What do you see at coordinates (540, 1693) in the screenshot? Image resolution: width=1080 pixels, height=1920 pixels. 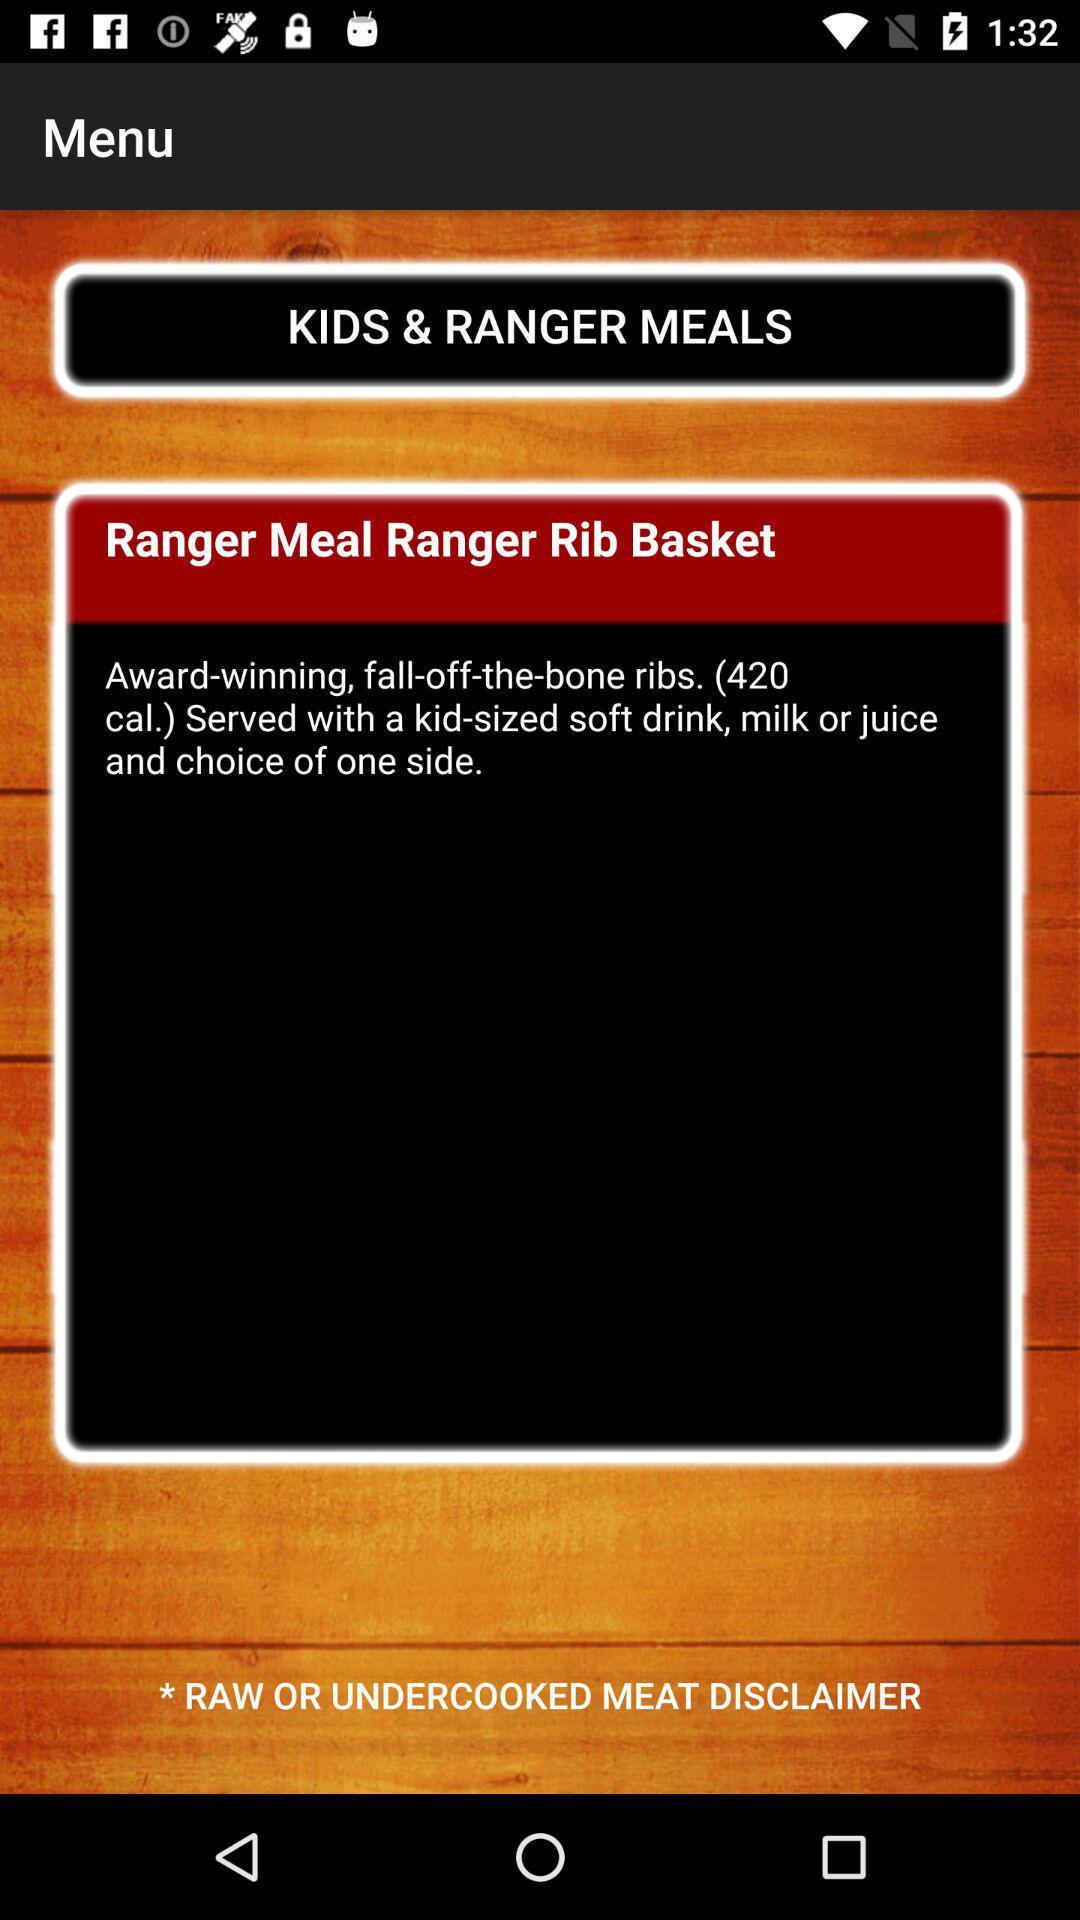 I see `the raw or undercooked item` at bounding box center [540, 1693].